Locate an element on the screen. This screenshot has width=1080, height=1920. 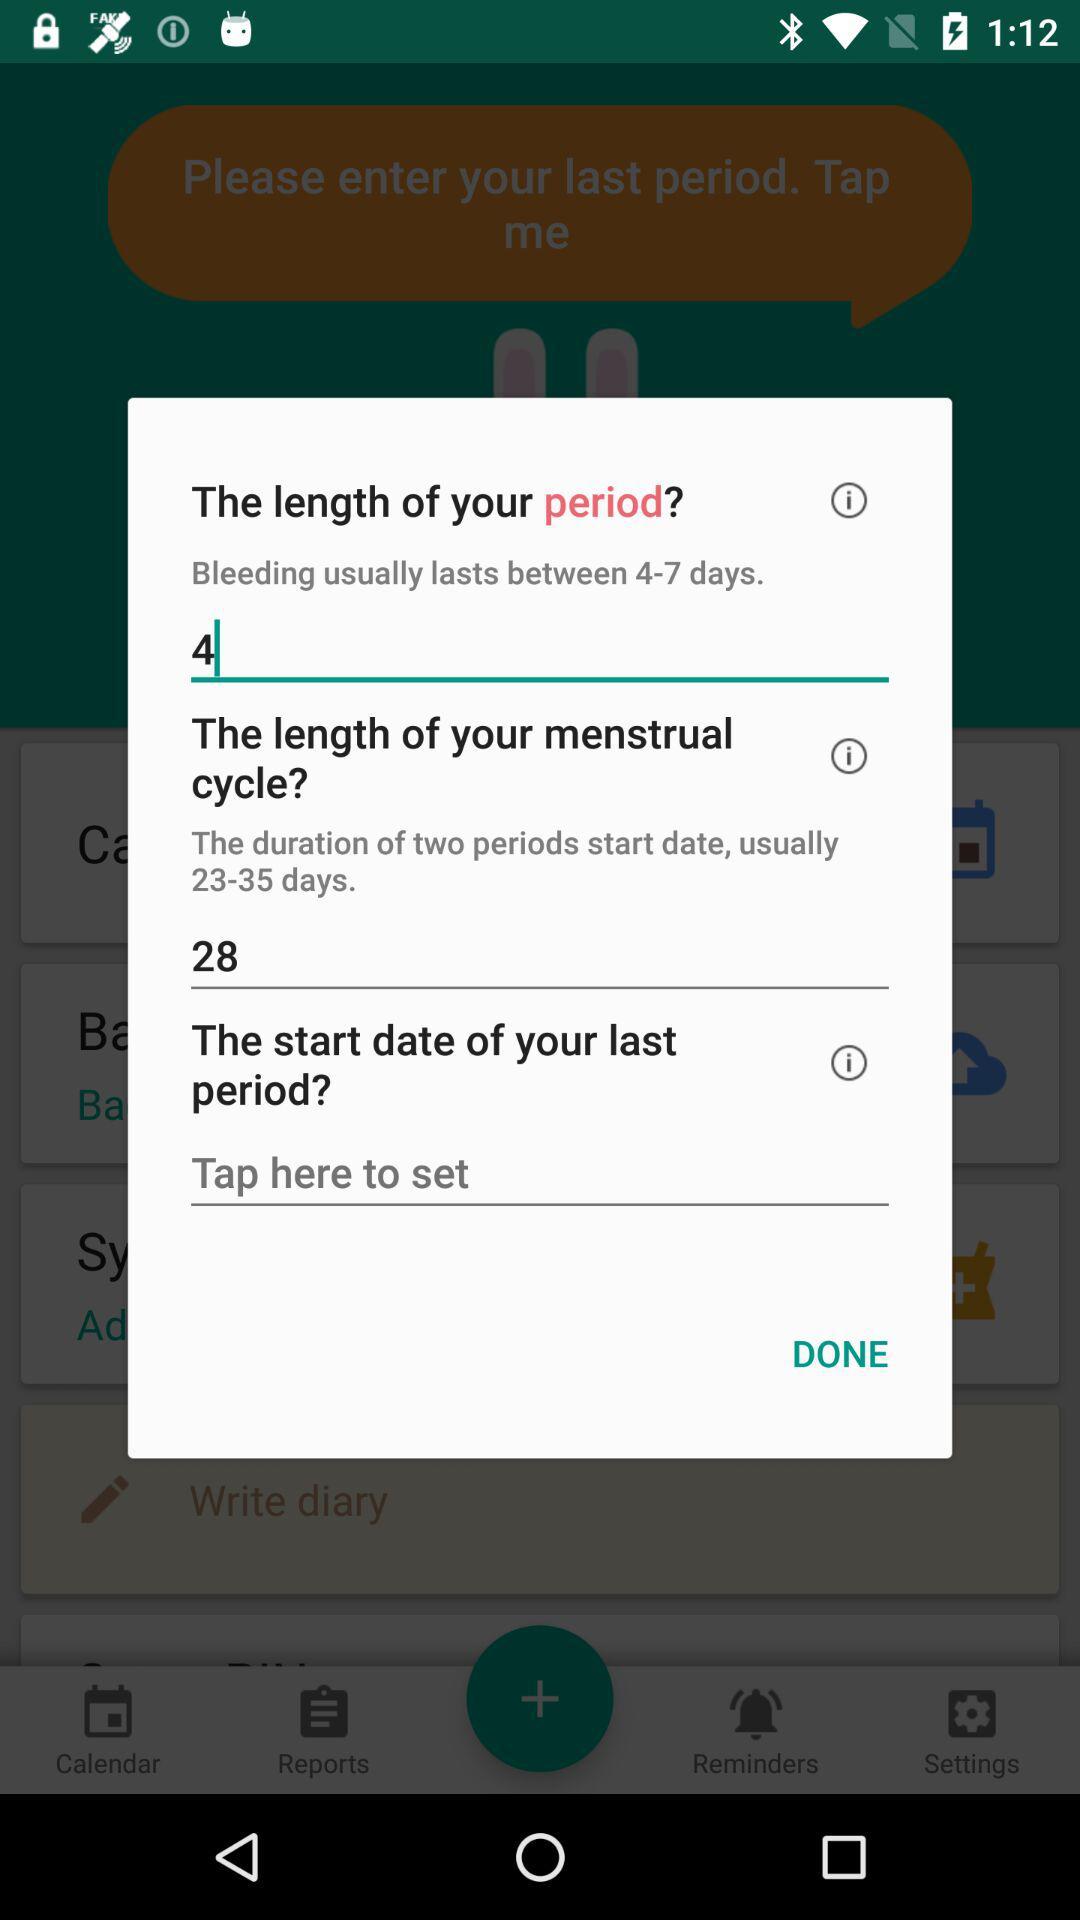
show more information is located at coordinates (849, 755).